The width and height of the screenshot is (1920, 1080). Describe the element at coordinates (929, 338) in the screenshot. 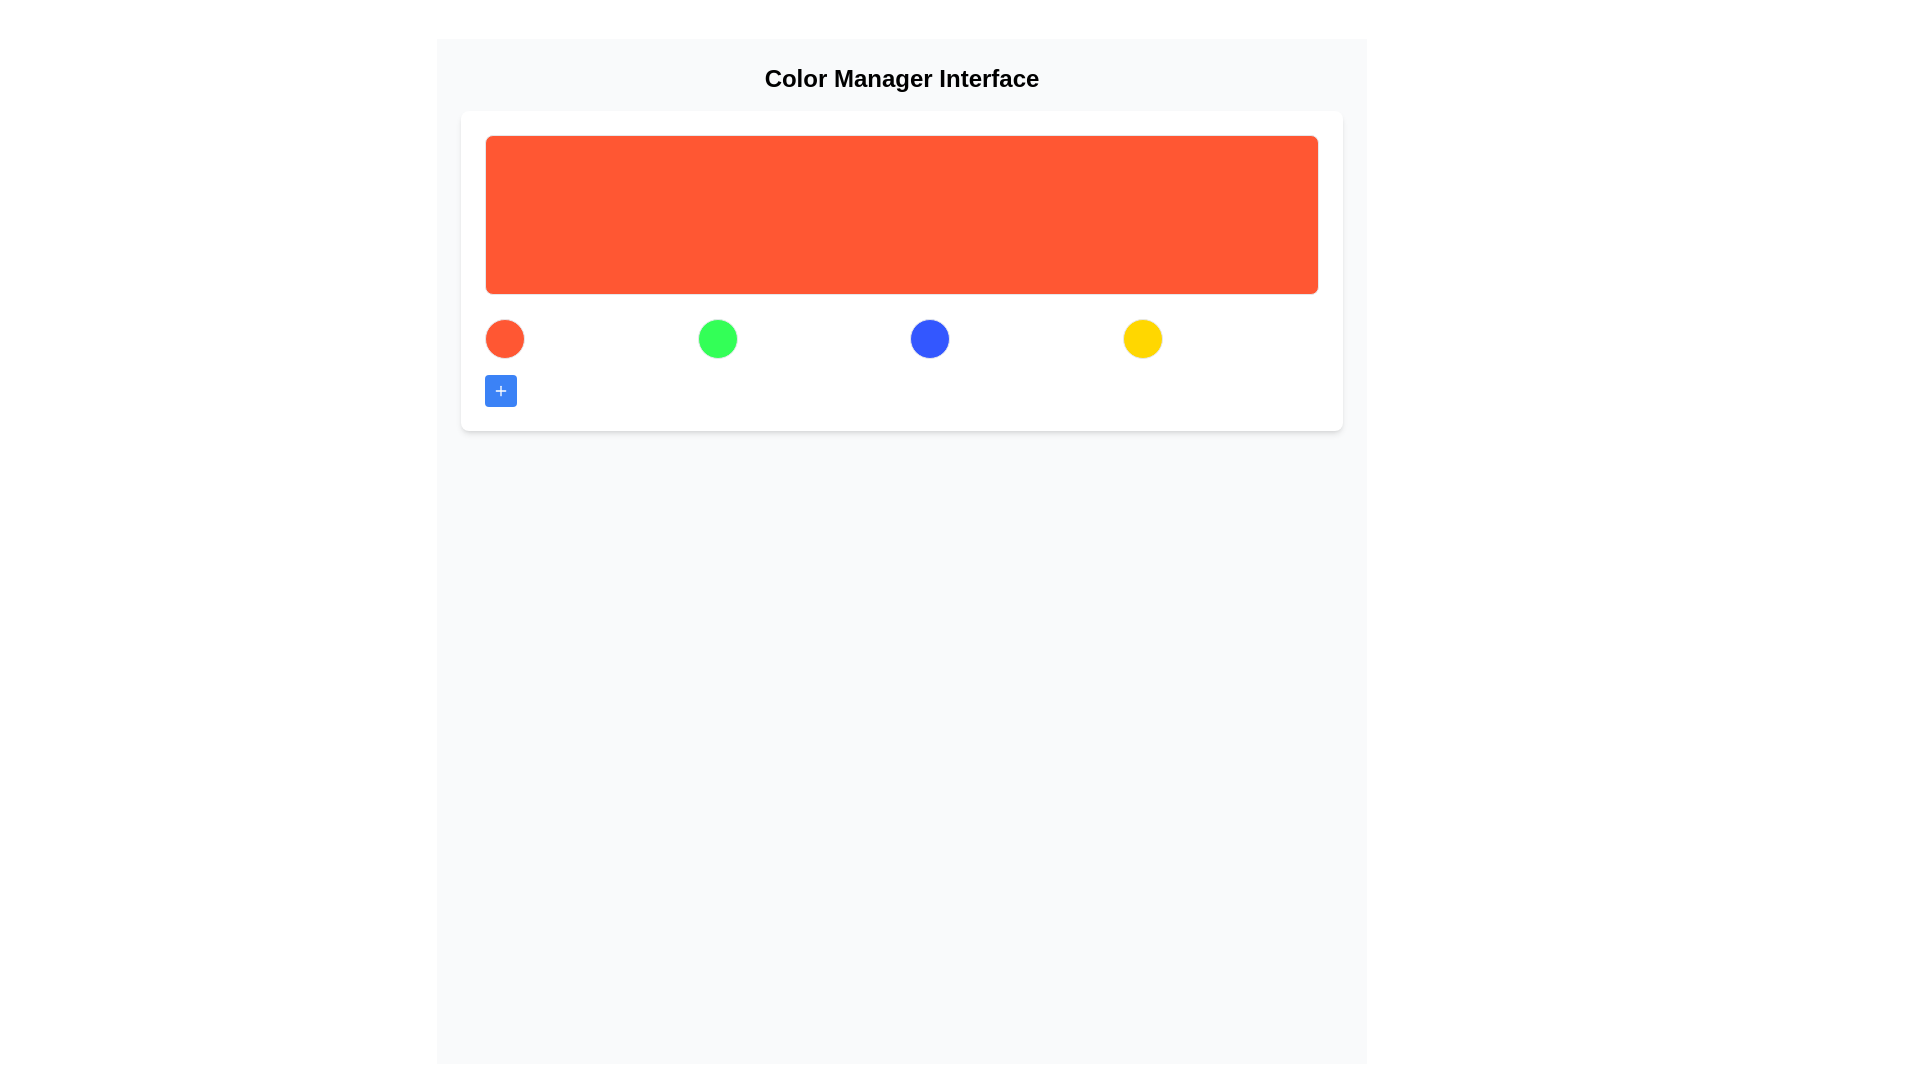

I see `the circular blue interactive button located in the horizontal row under the orange bar` at that location.